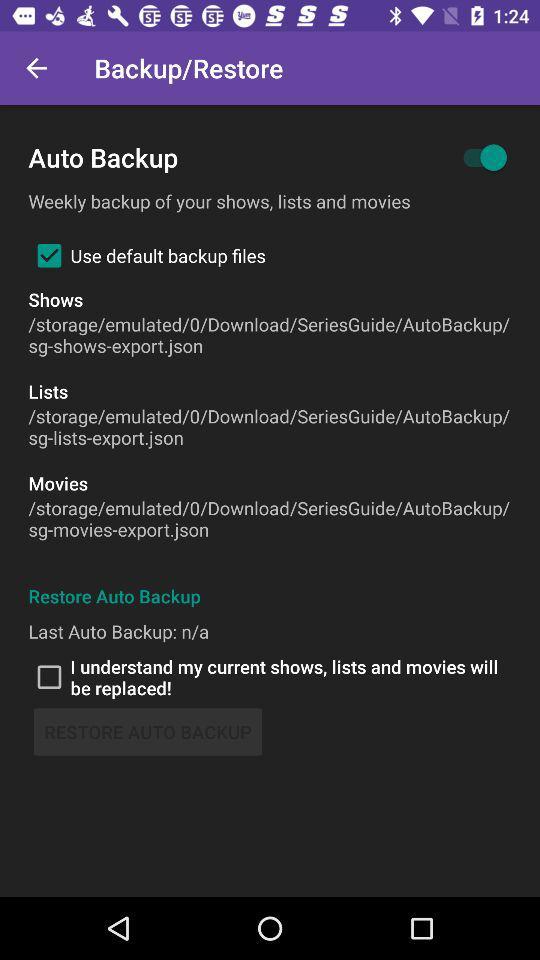 The height and width of the screenshot is (960, 540). I want to click on the use default backup, so click(146, 254).